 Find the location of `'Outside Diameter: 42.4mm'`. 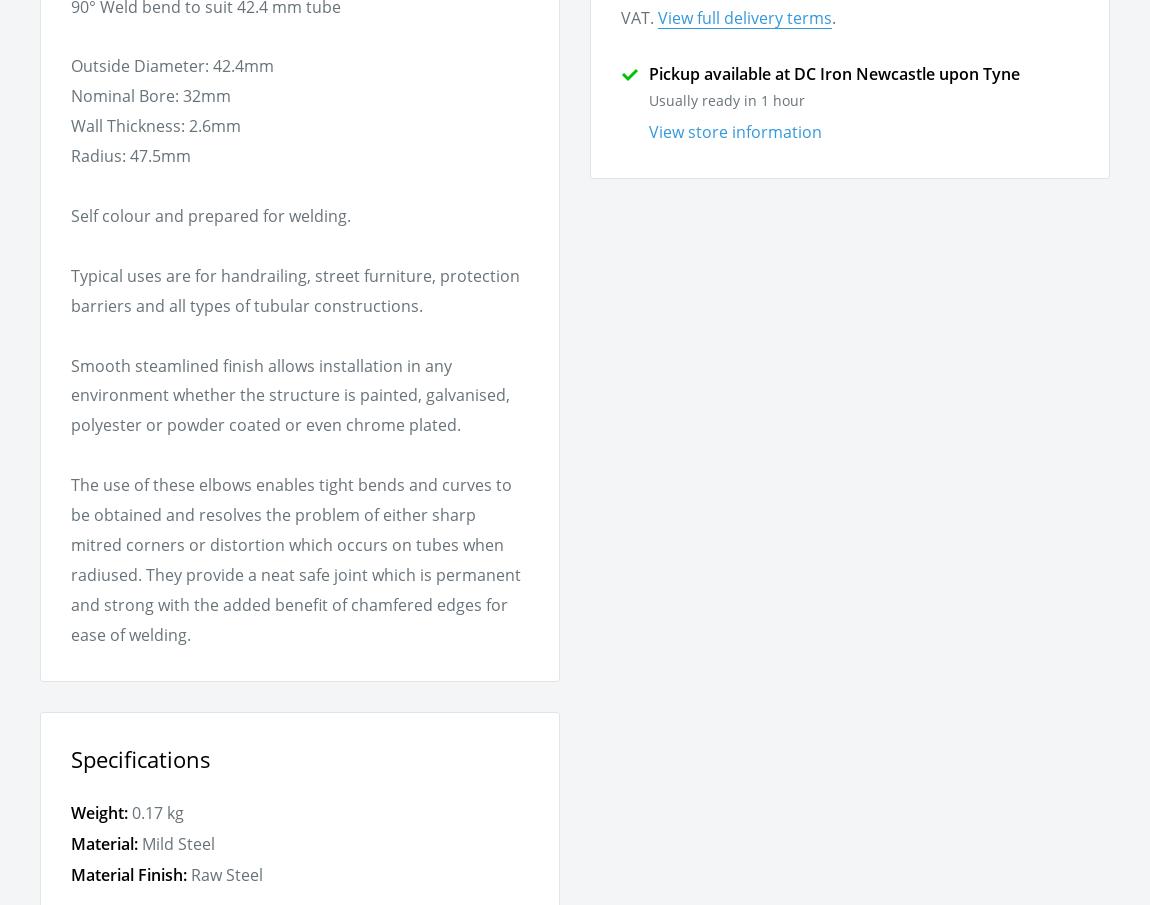

'Outside Diameter: 42.4mm' is located at coordinates (171, 65).